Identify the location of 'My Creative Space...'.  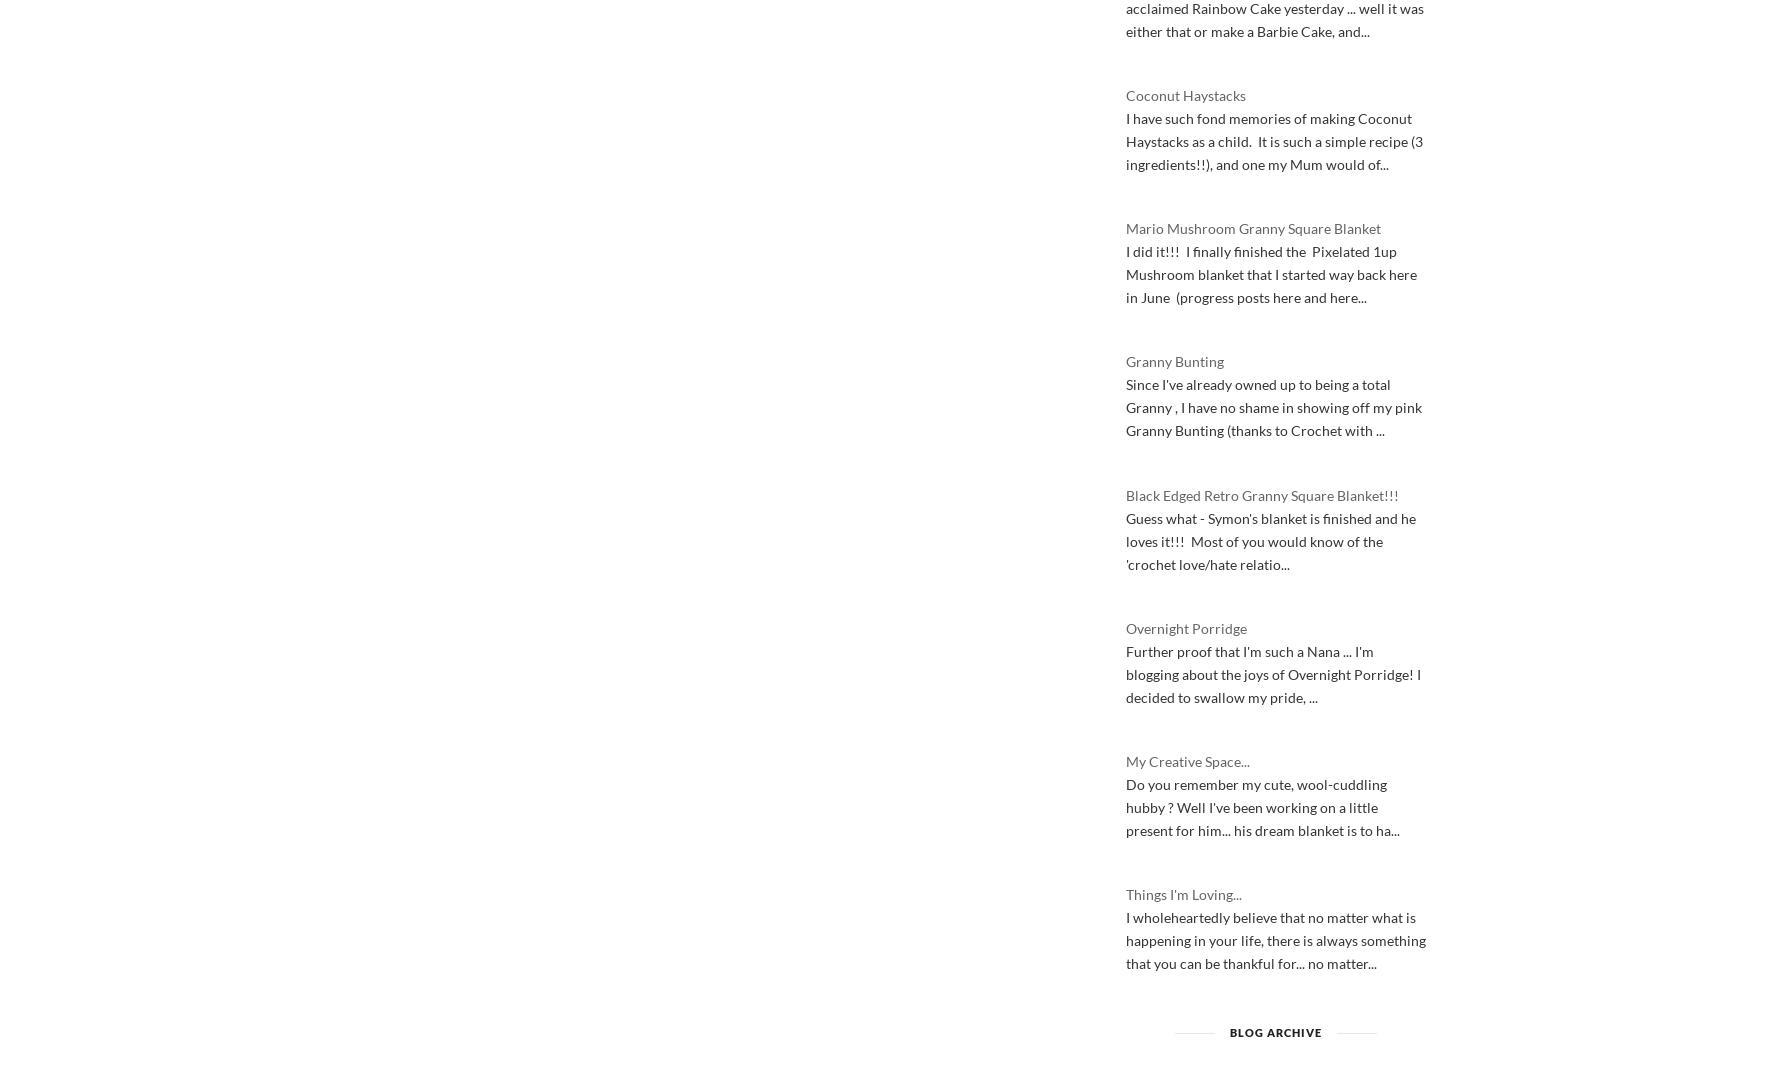
(1186, 761).